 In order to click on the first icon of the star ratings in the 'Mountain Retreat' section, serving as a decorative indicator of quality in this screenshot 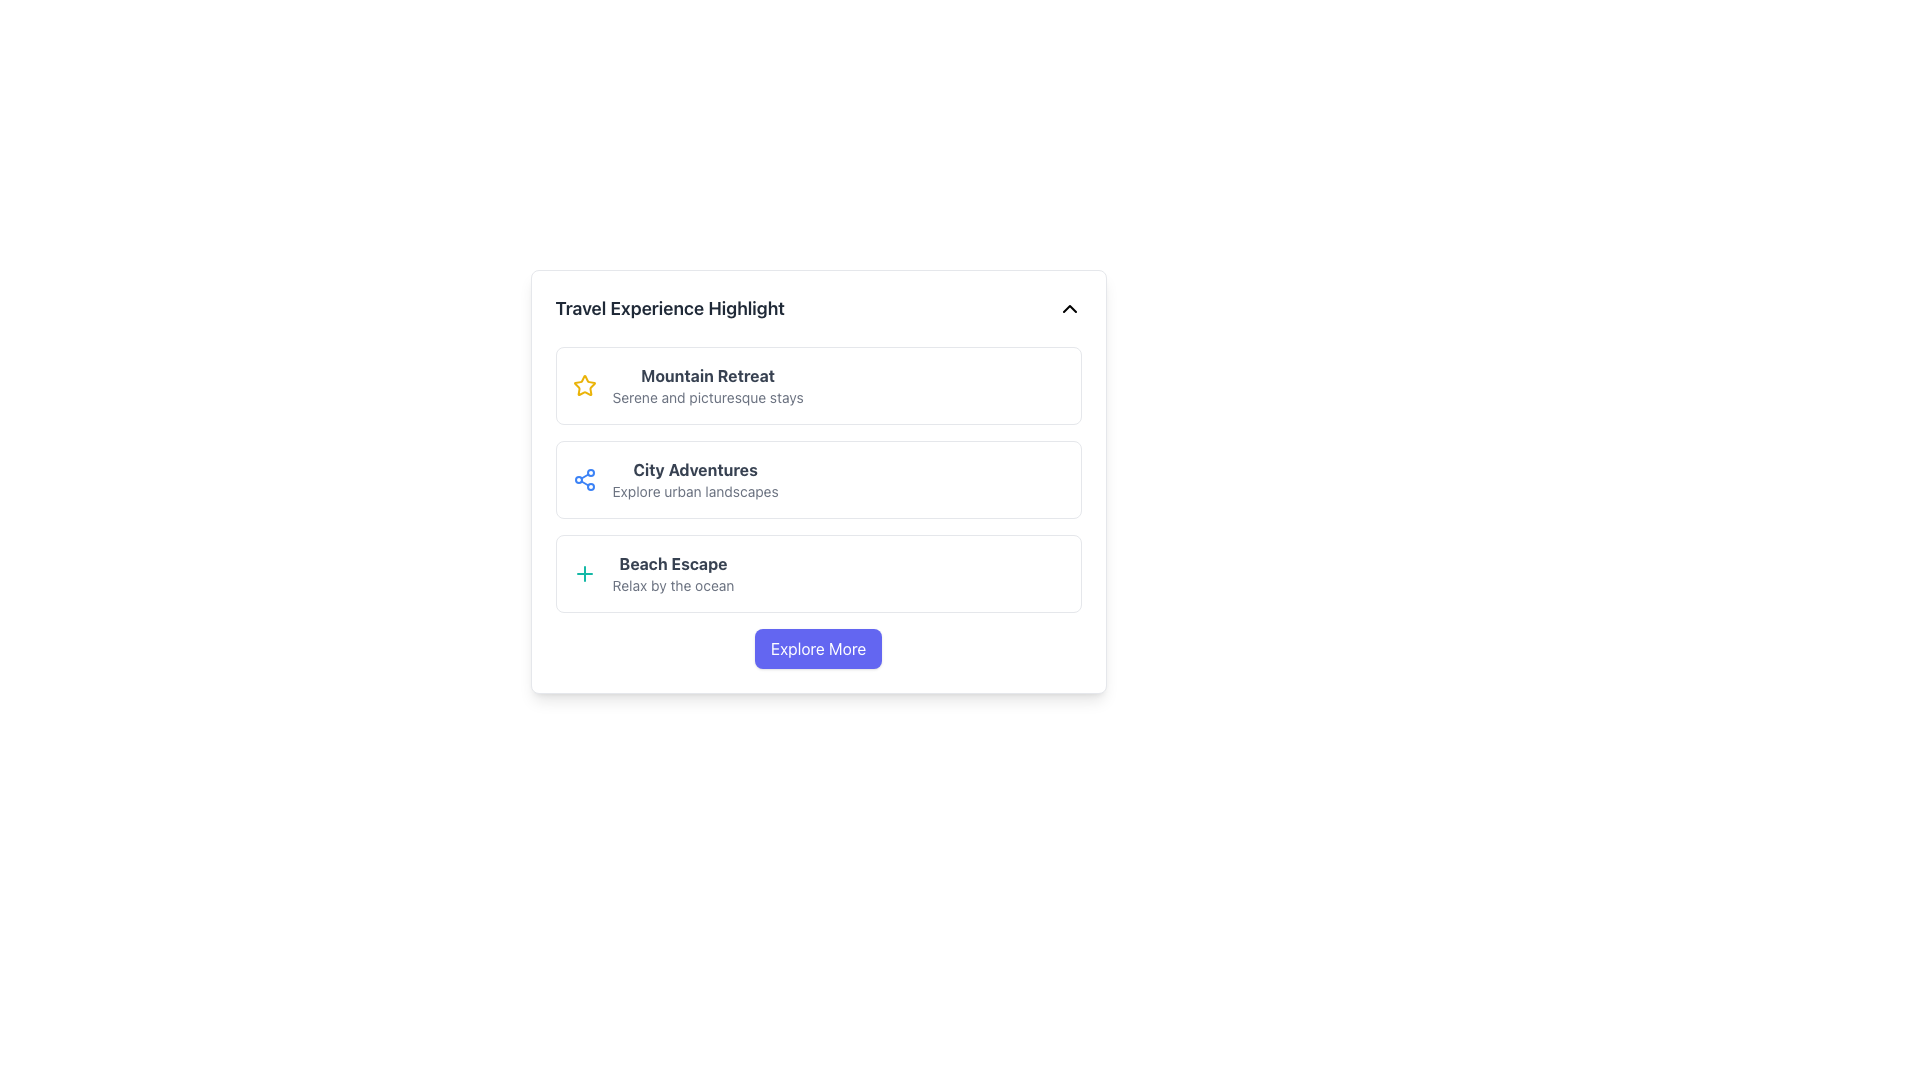, I will do `click(583, 385)`.